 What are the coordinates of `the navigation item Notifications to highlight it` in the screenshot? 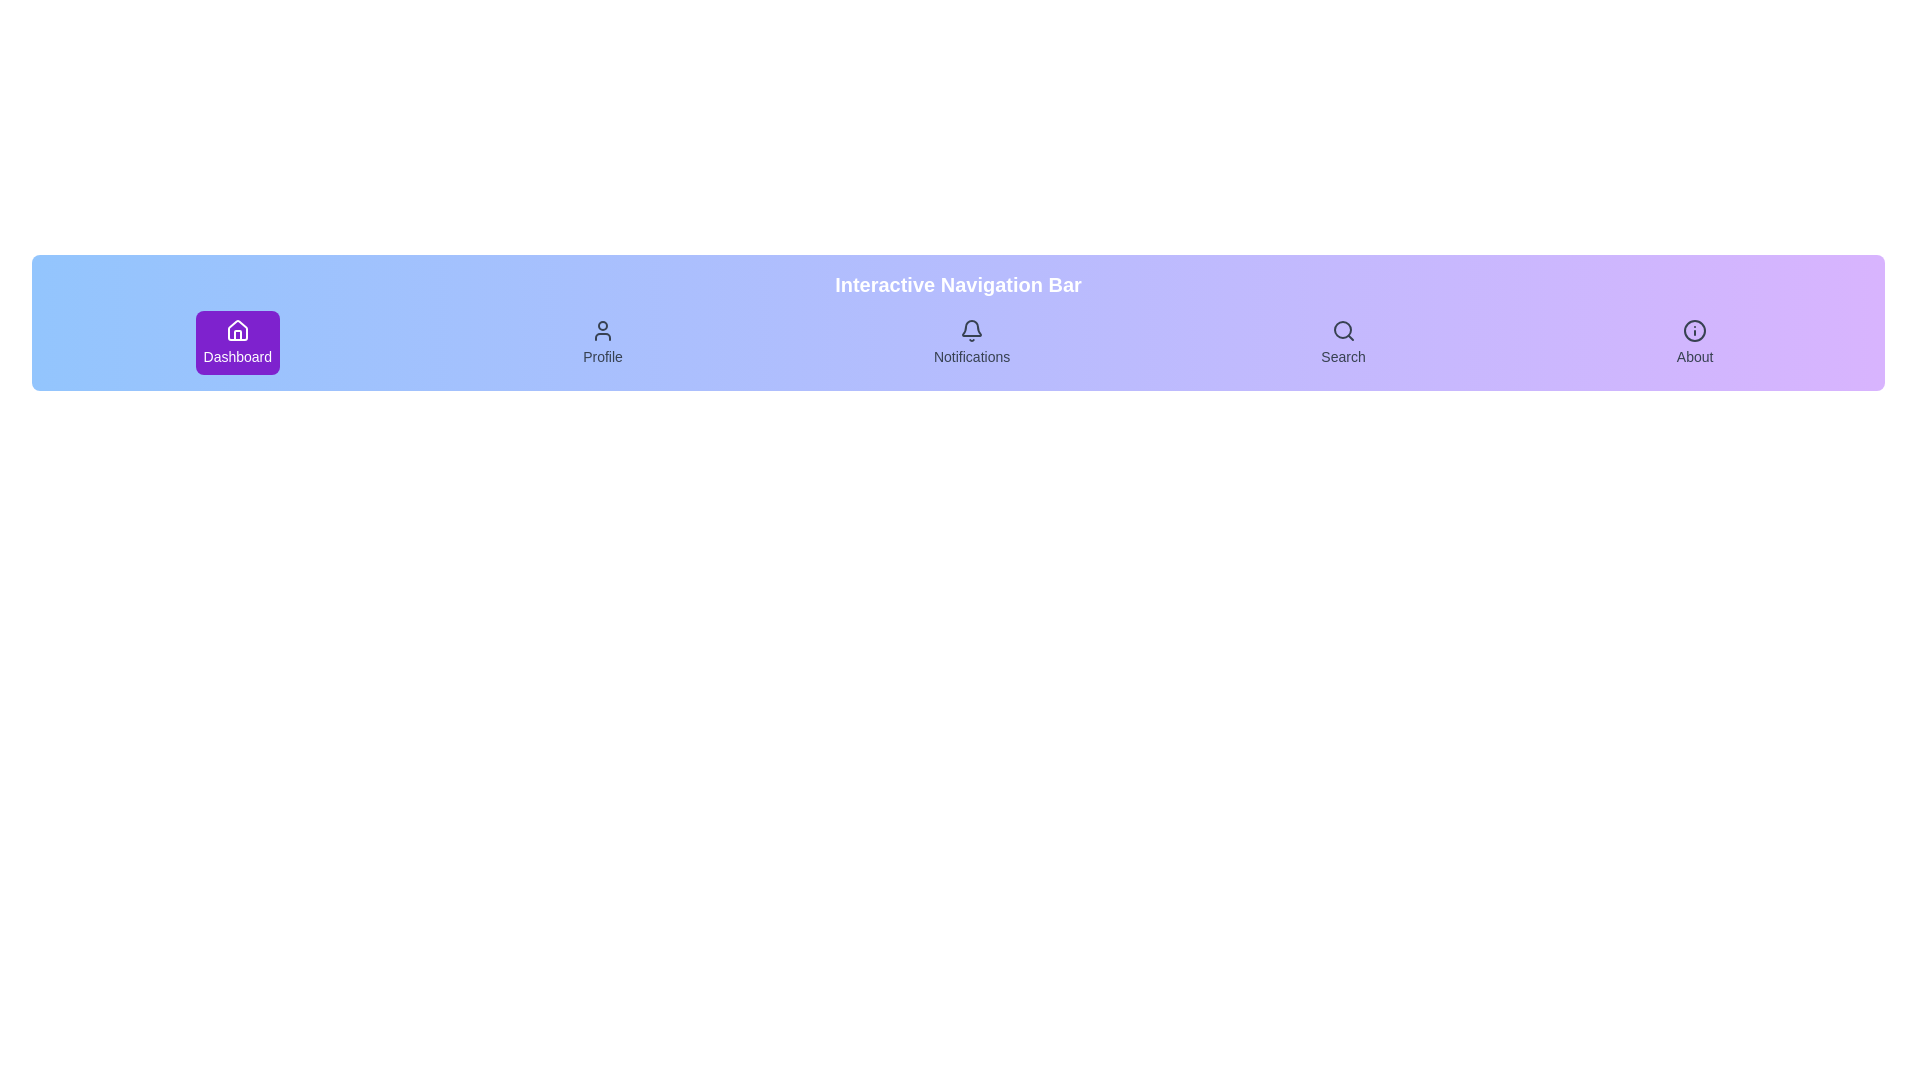 It's located at (972, 342).